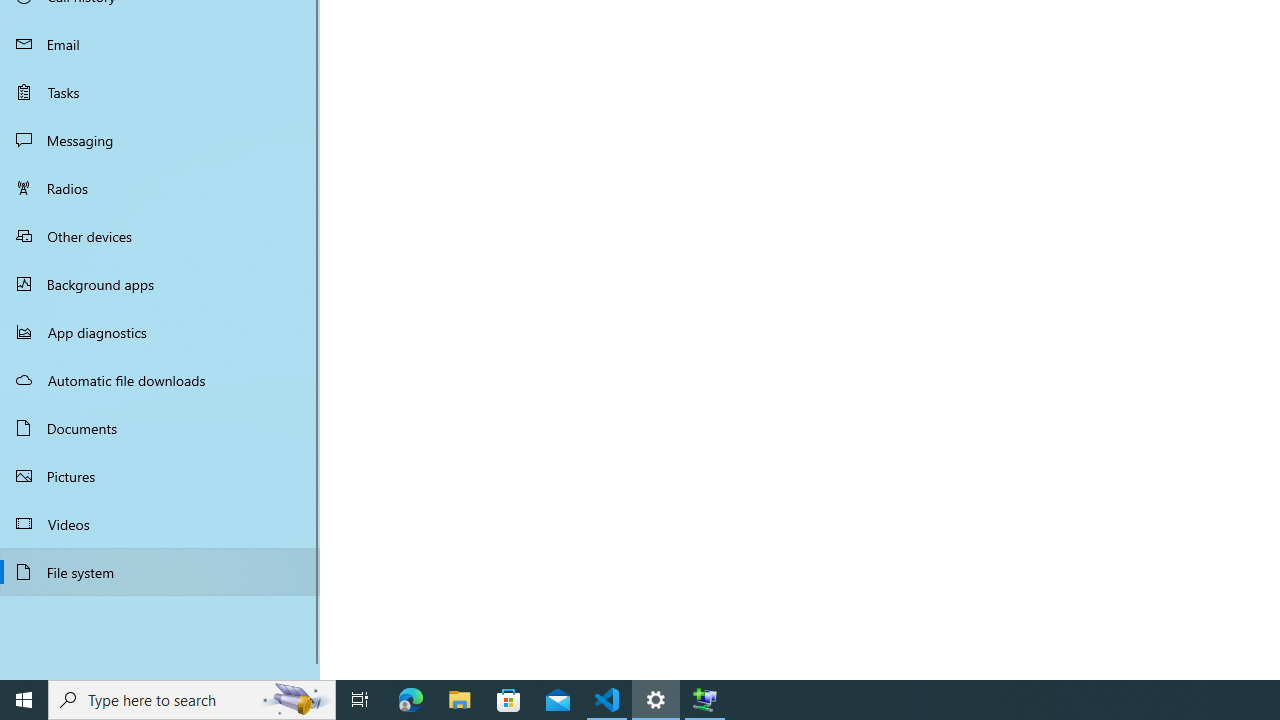 The width and height of the screenshot is (1280, 720). I want to click on 'File system', so click(160, 572).